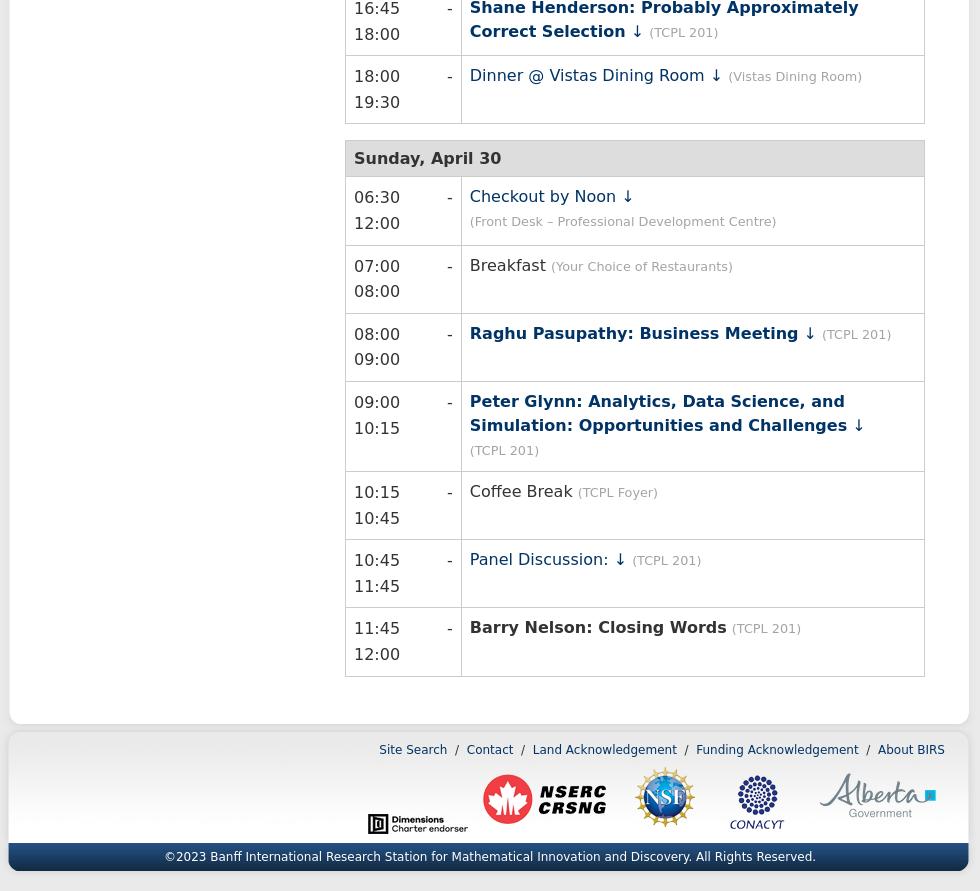  What do you see at coordinates (489, 748) in the screenshot?
I see `'Contact'` at bounding box center [489, 748].